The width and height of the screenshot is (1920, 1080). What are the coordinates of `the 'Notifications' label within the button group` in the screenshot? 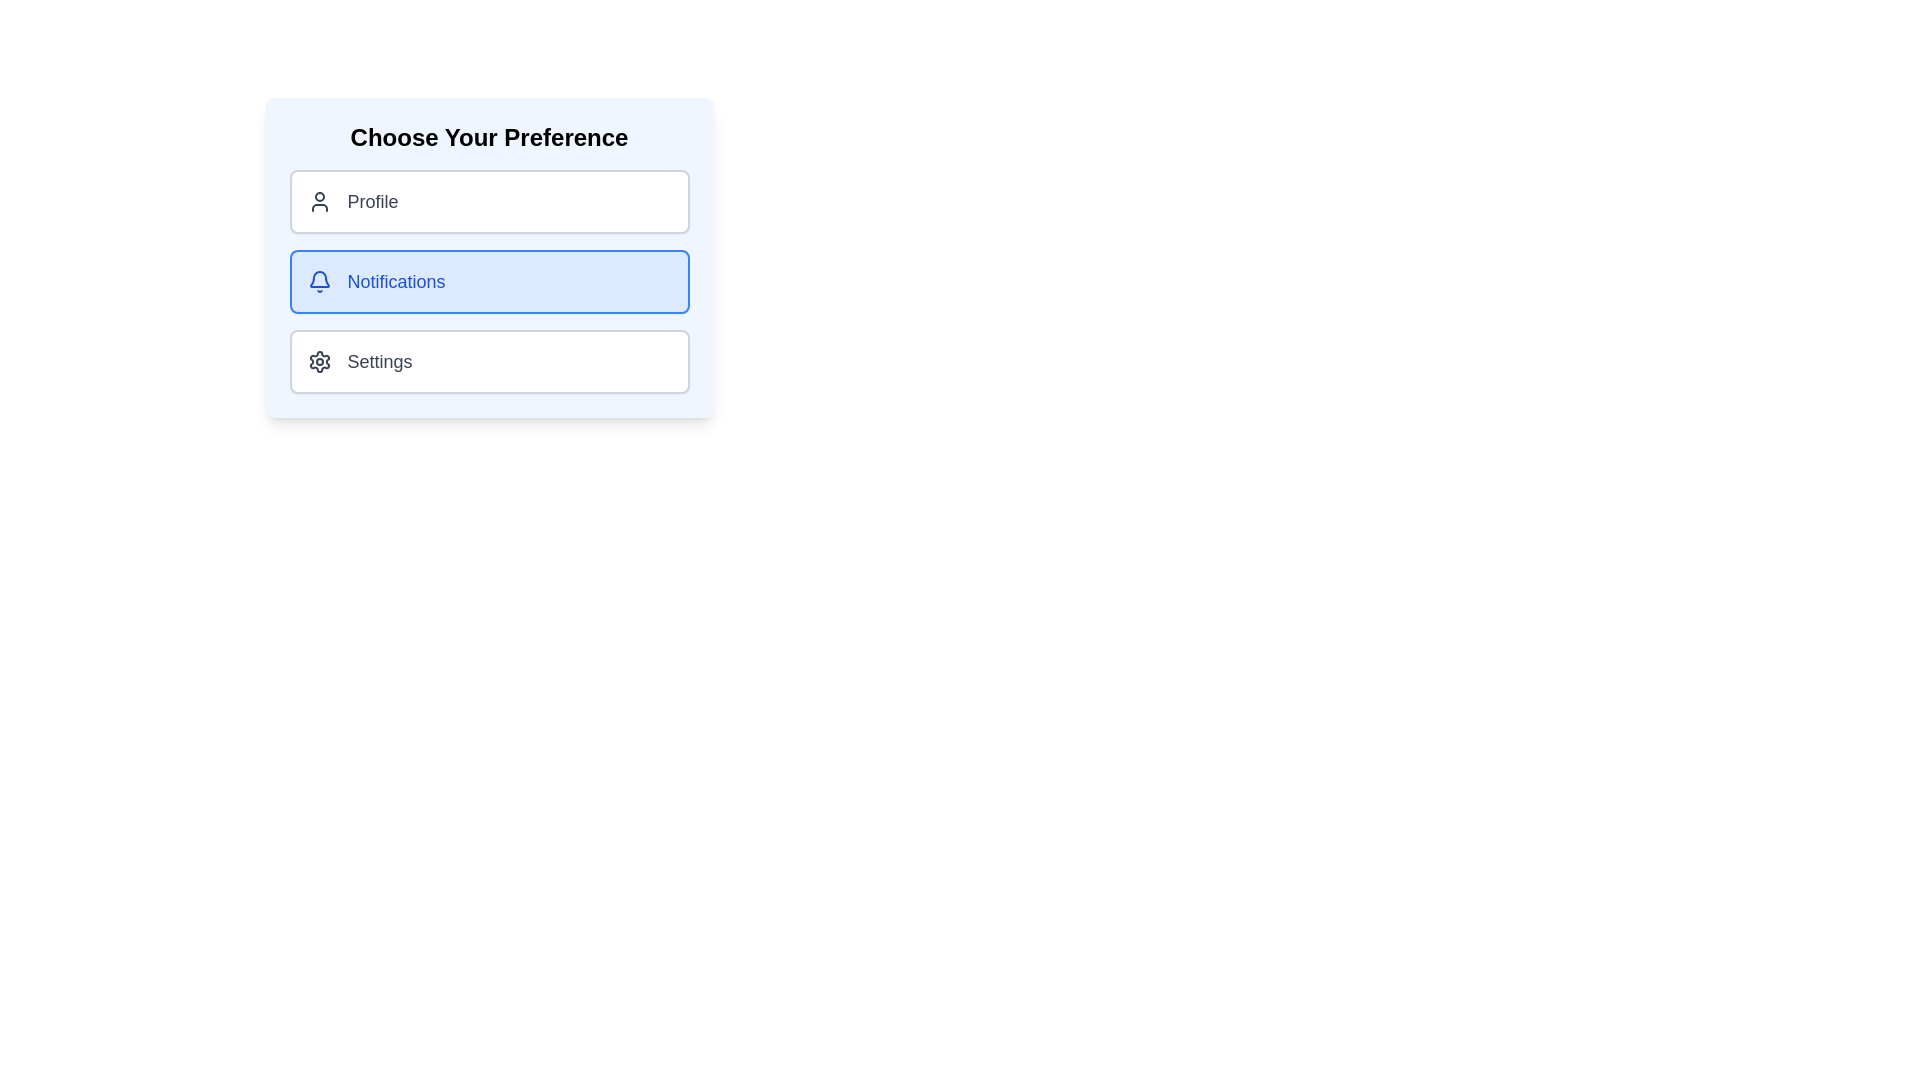 It's located at (395, 281).